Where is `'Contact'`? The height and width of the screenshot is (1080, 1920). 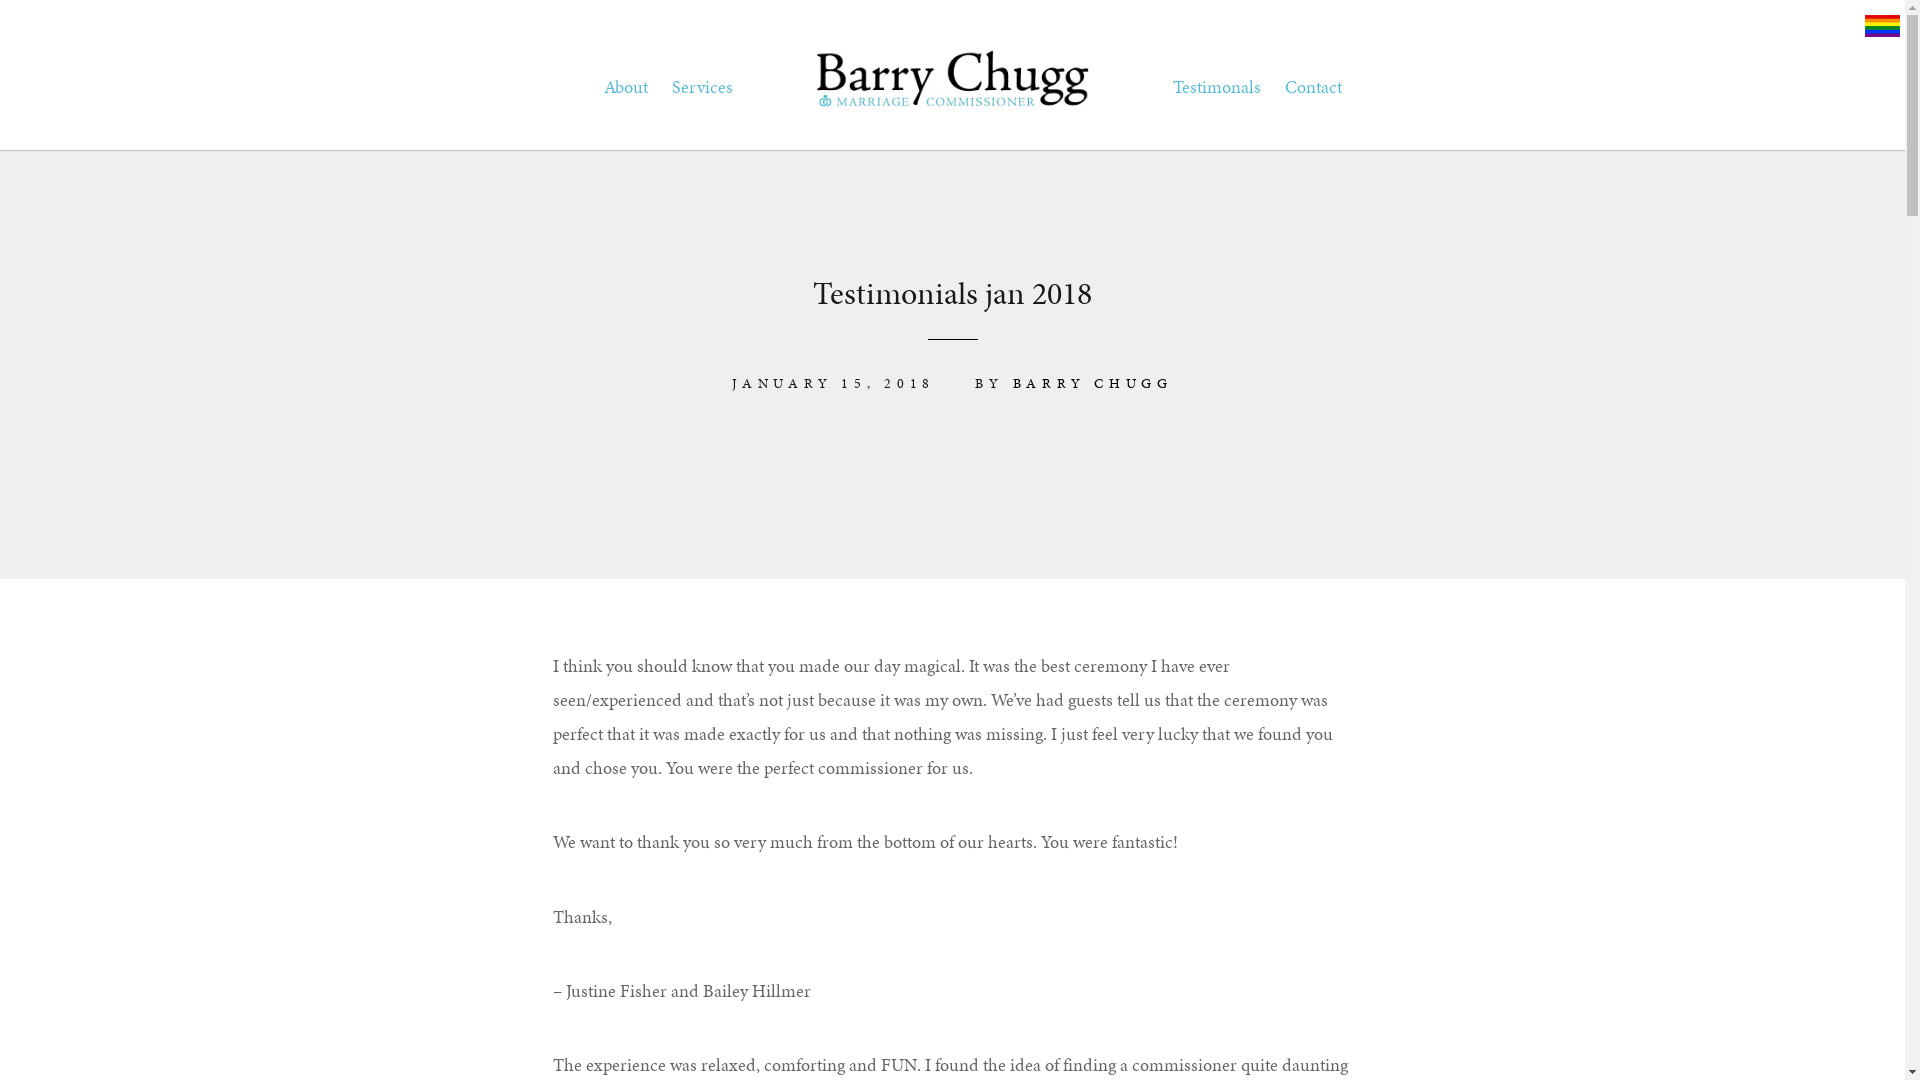 'Contact' is located at coordinates (1312, 86).